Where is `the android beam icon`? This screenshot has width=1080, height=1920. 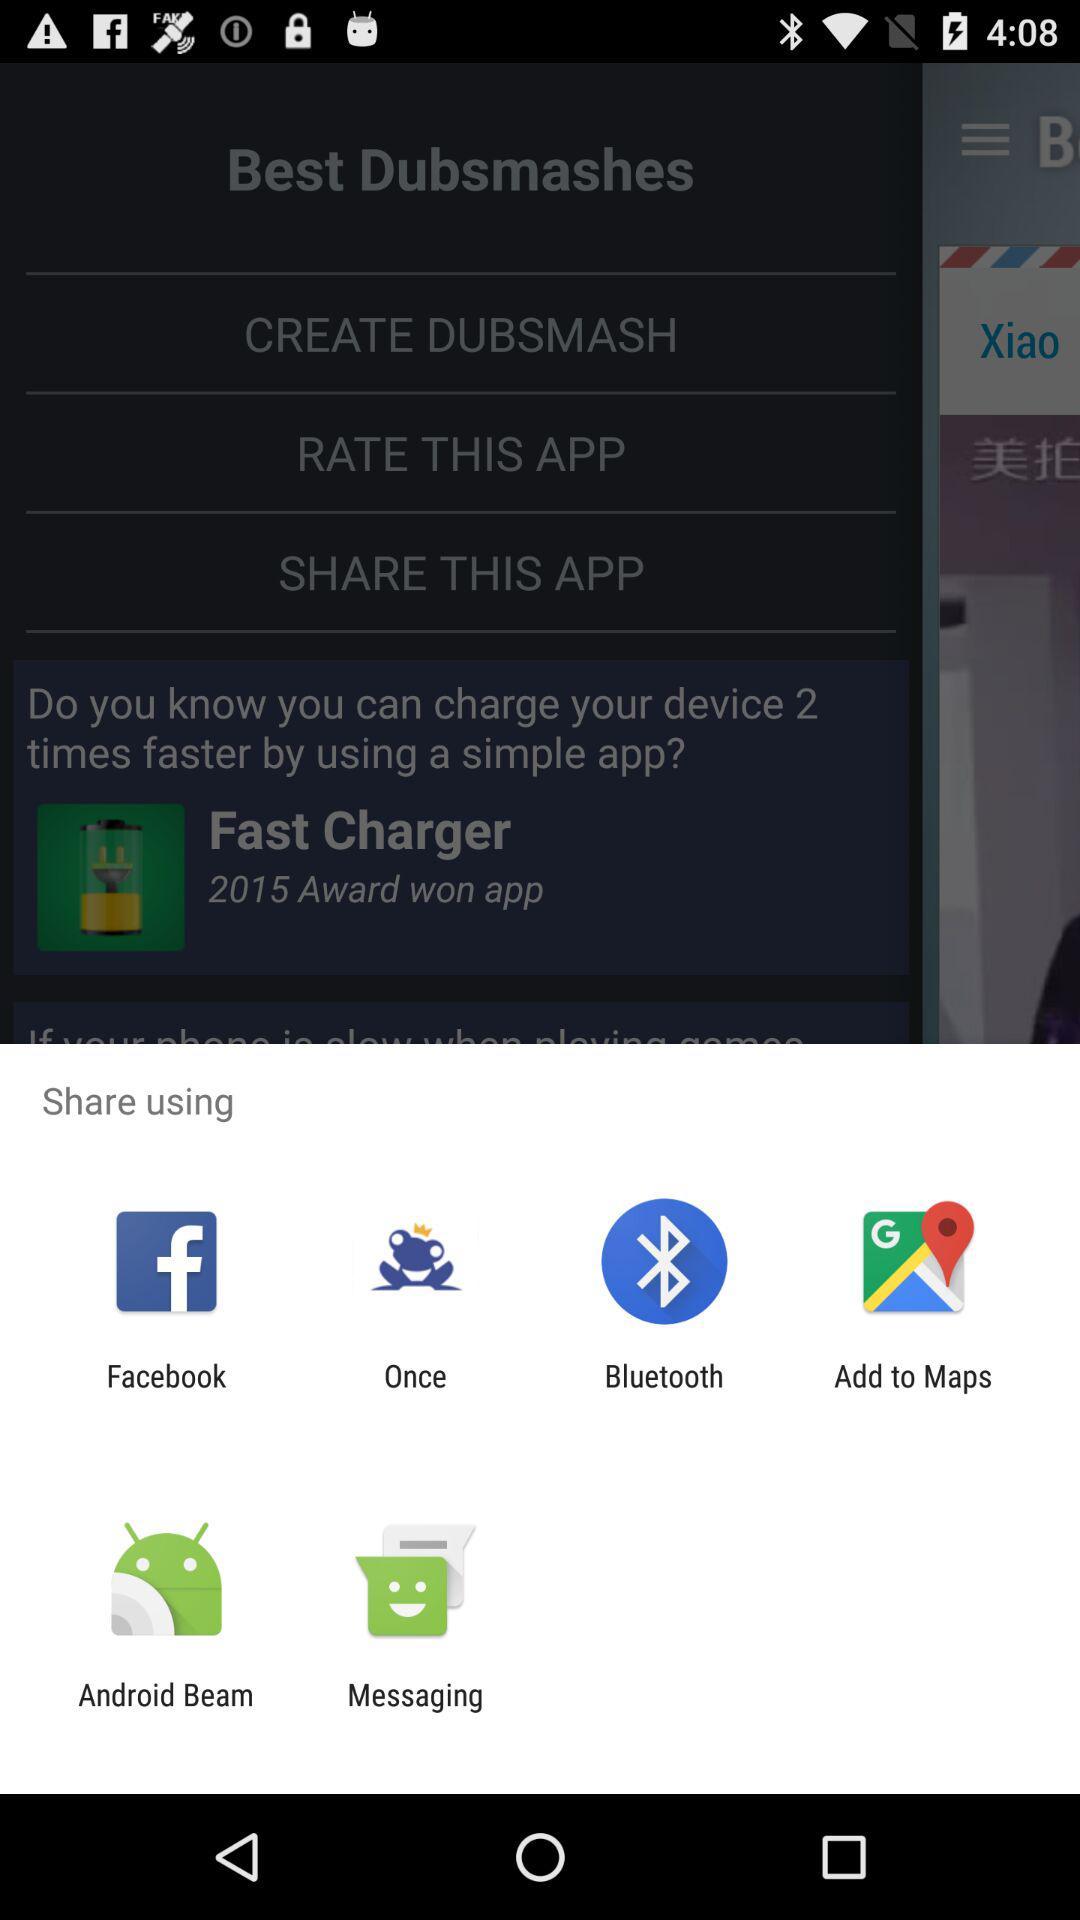
the android beam icon is located at coordinates (165, 1711).